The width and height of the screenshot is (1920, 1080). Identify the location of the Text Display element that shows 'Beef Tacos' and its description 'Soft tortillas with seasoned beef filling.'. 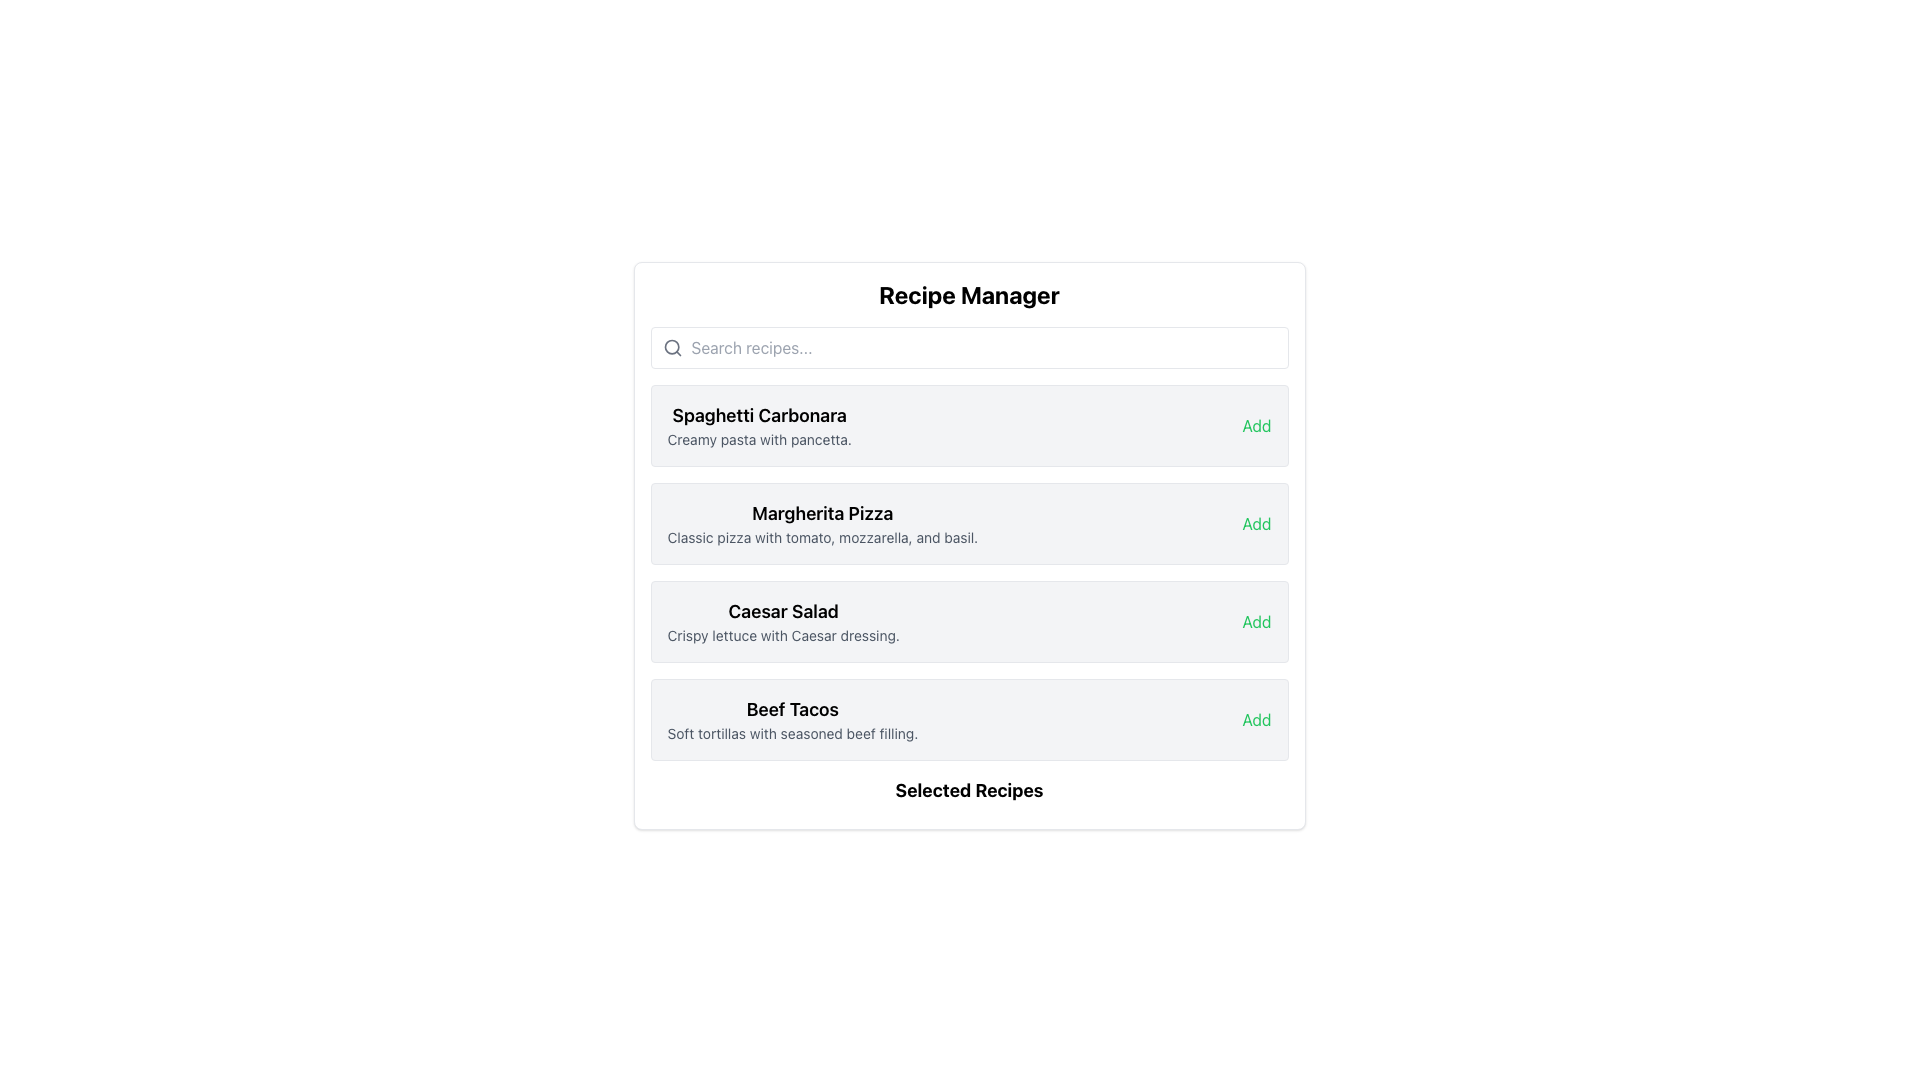
(791, 720).